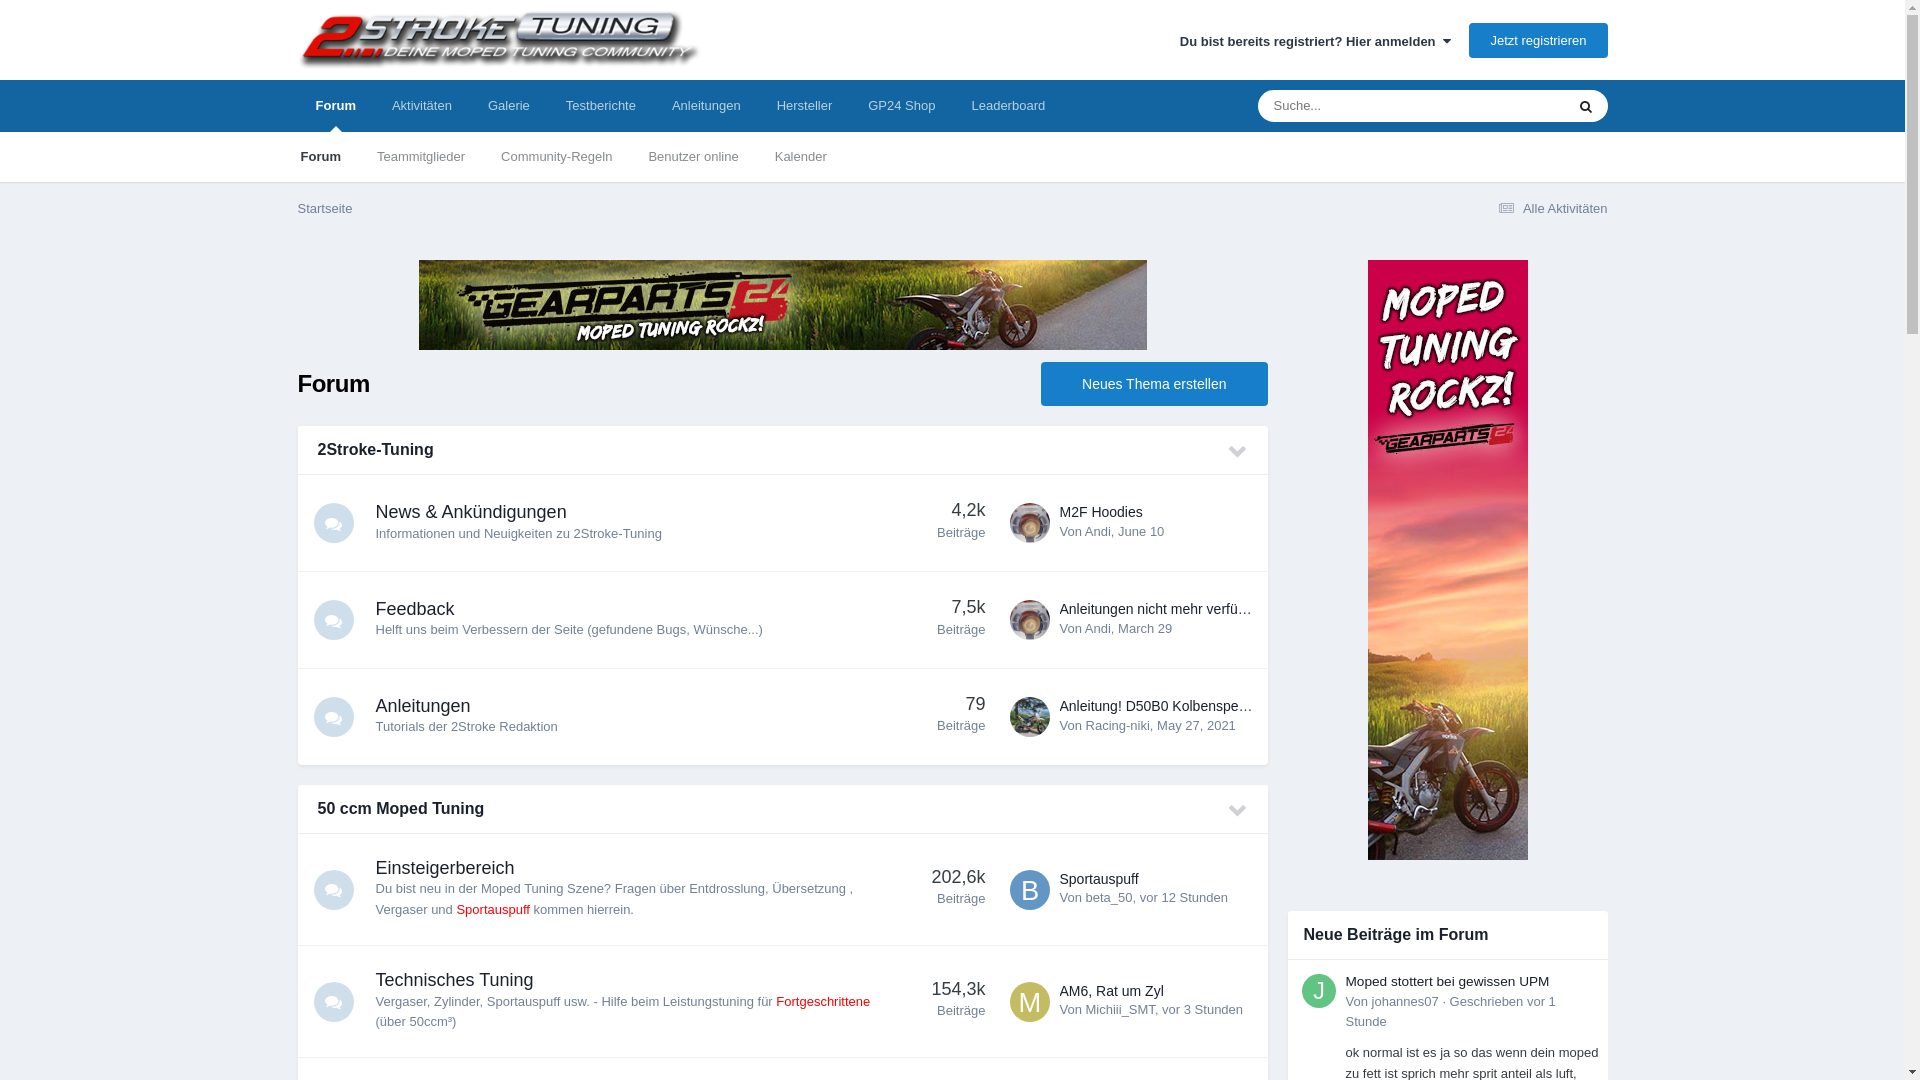 The image size is (1920, 1080). What do you see at coordinates (1030, 619) in the screenshot?
I see `'Gehe zu Andi's Profil'` at bounding box center [1030, 619].